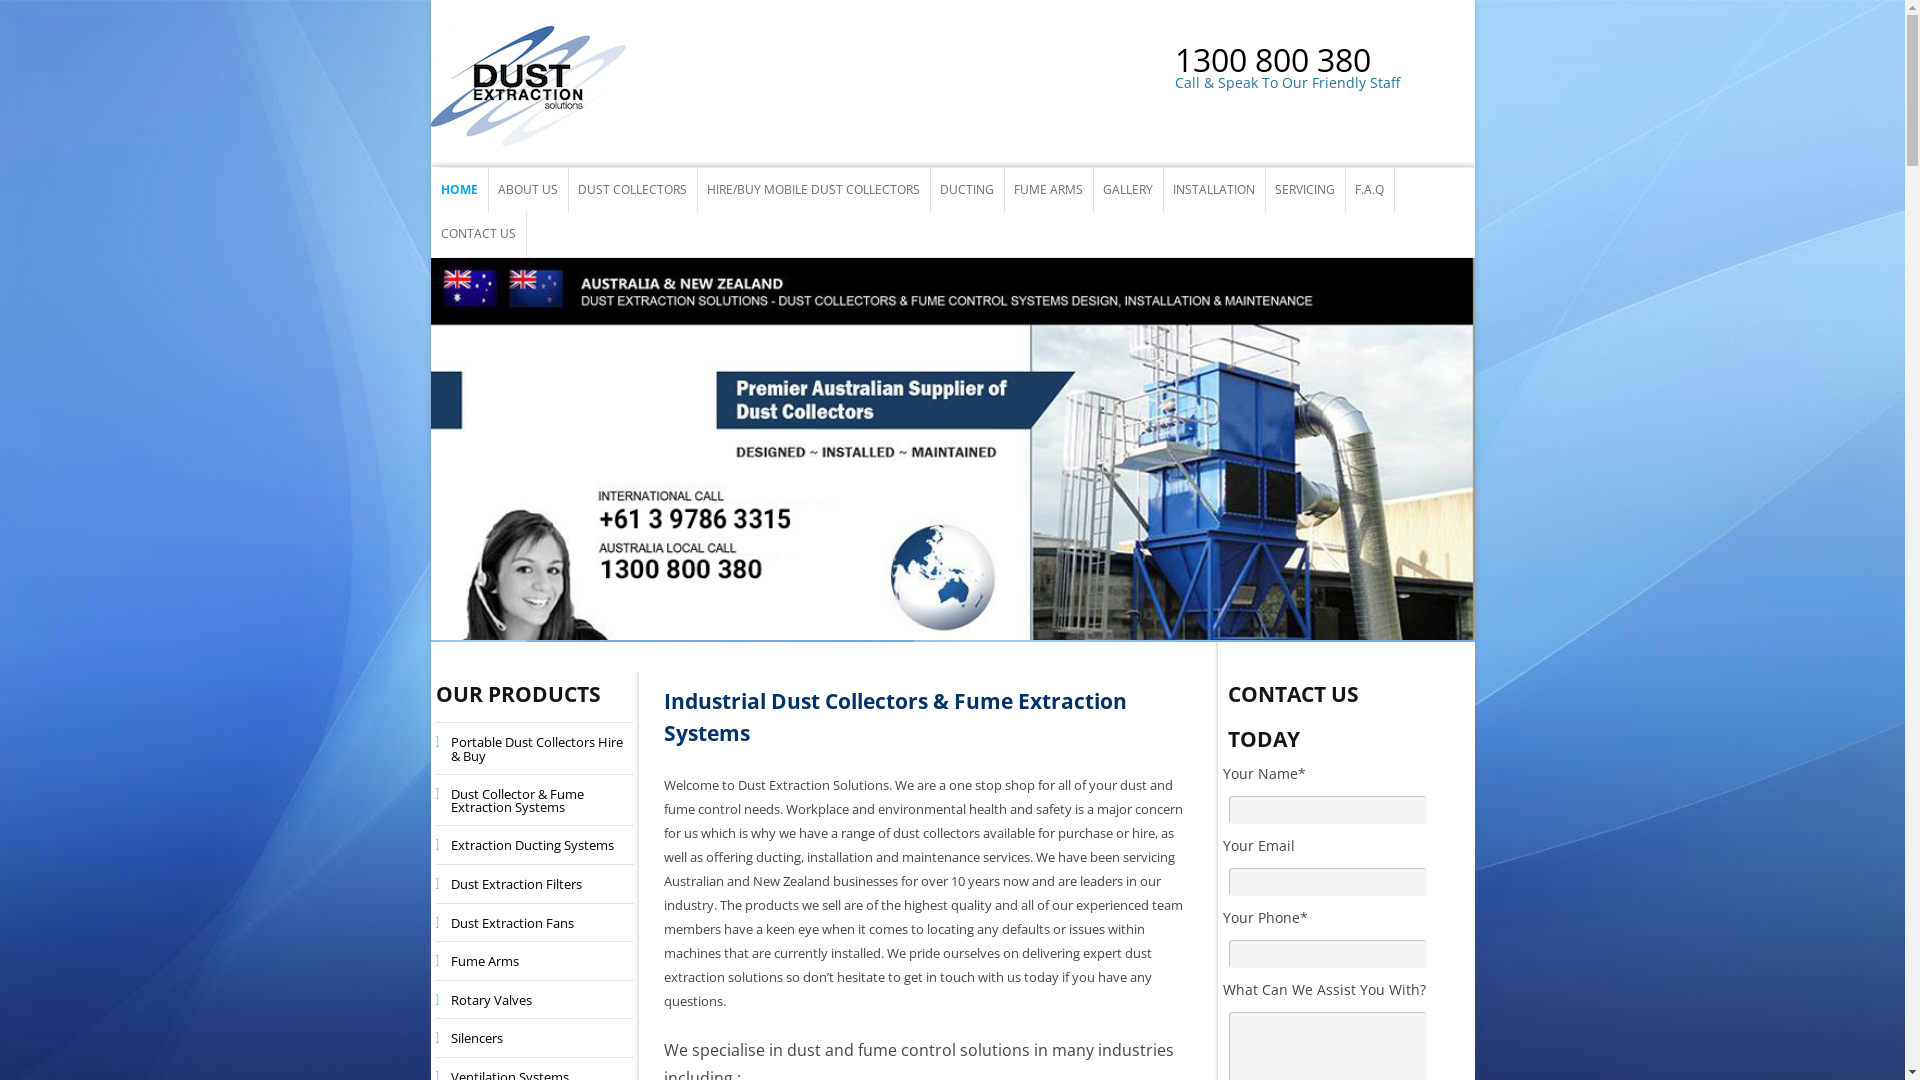 This screenshot has height=1080, width=1920. I want to click on 'F.A.Q', so click(1367, 189).